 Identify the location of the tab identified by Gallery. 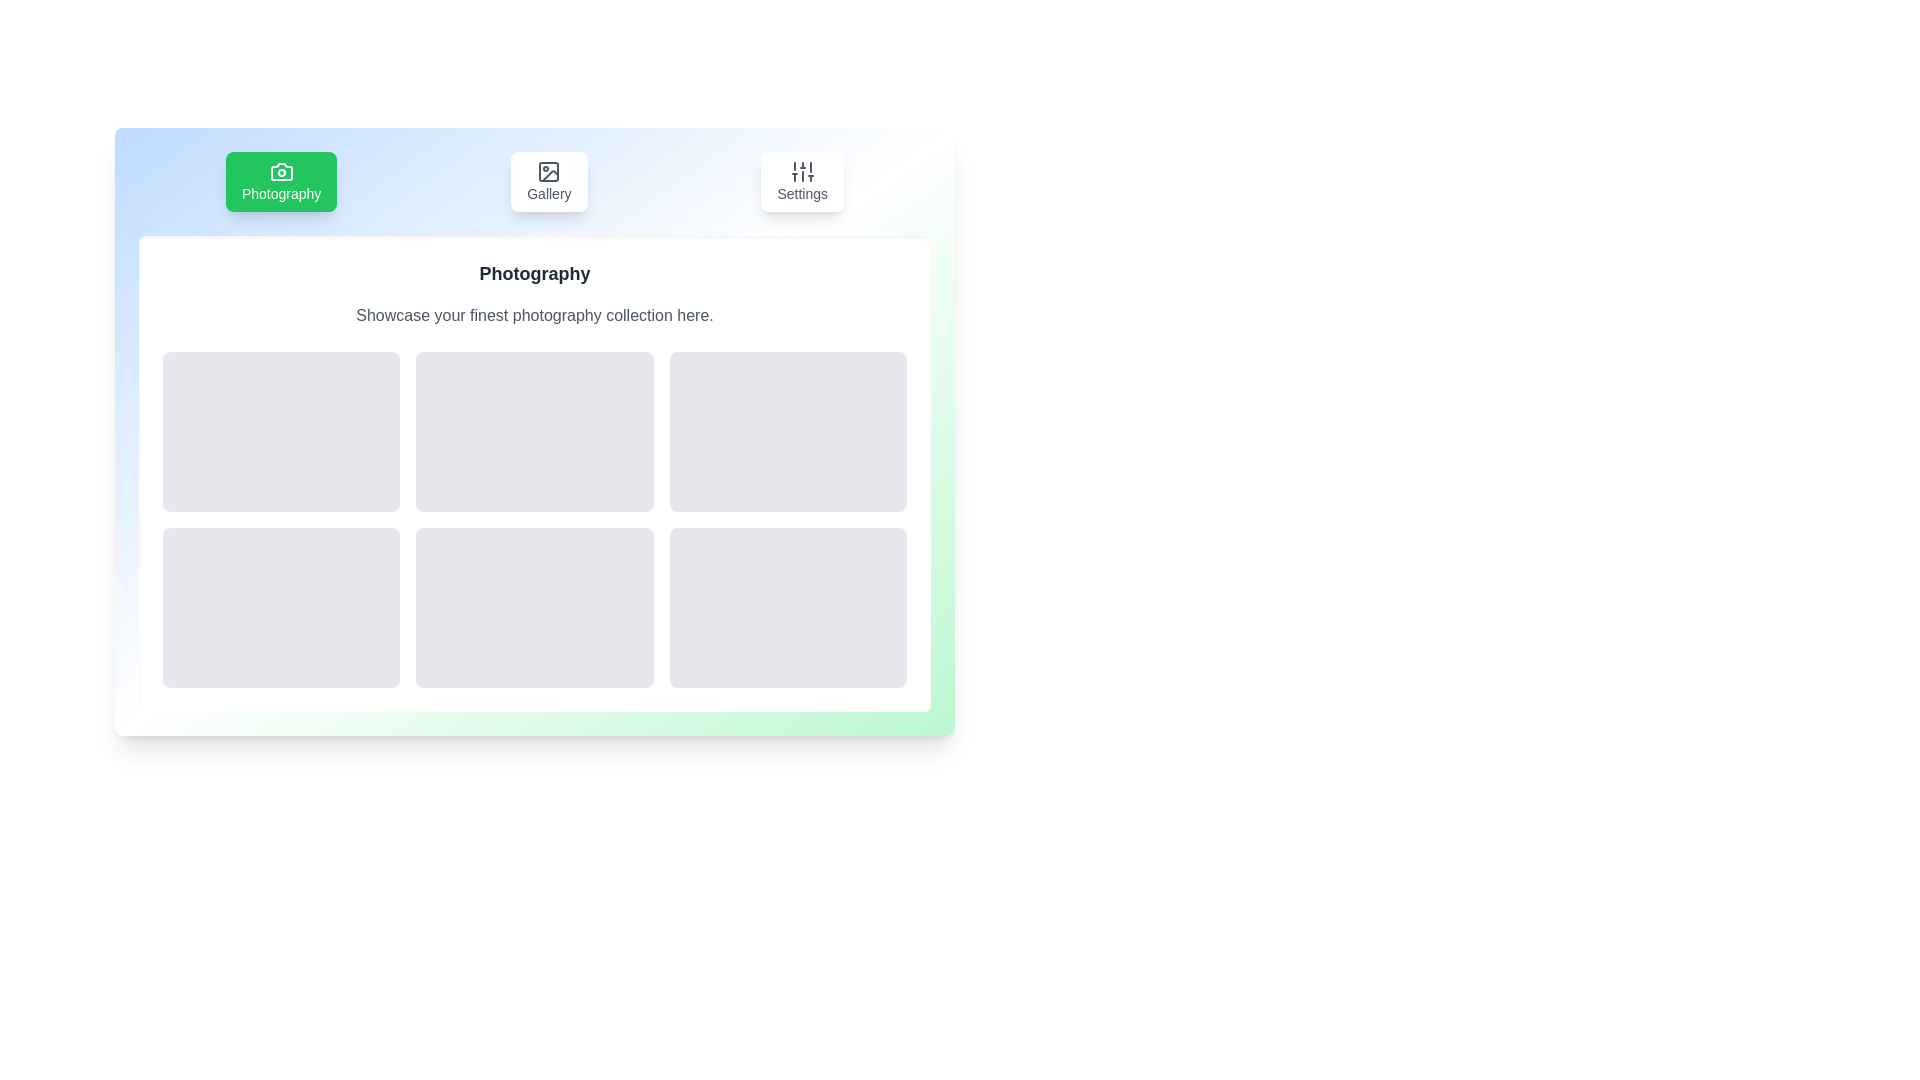
(549, 181).